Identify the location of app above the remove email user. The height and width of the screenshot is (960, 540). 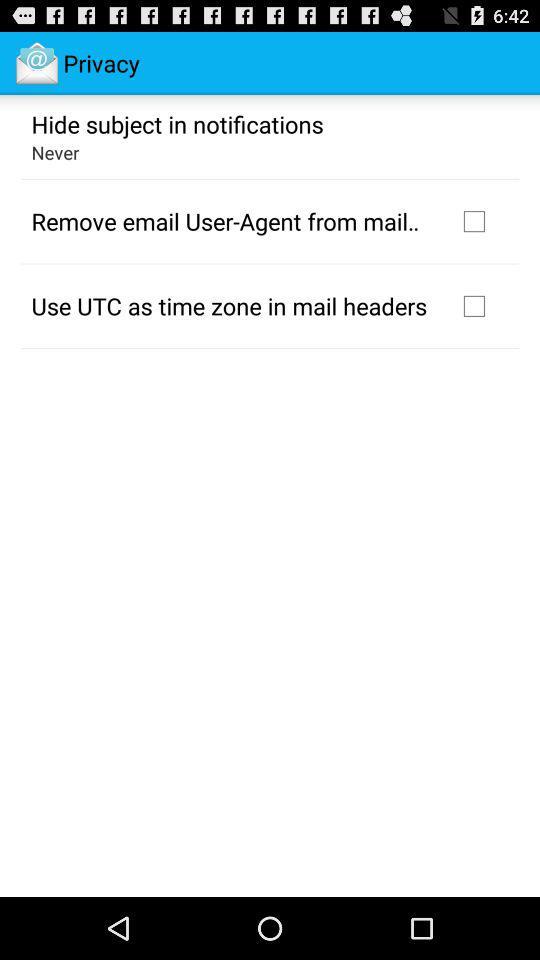
(55, 151).